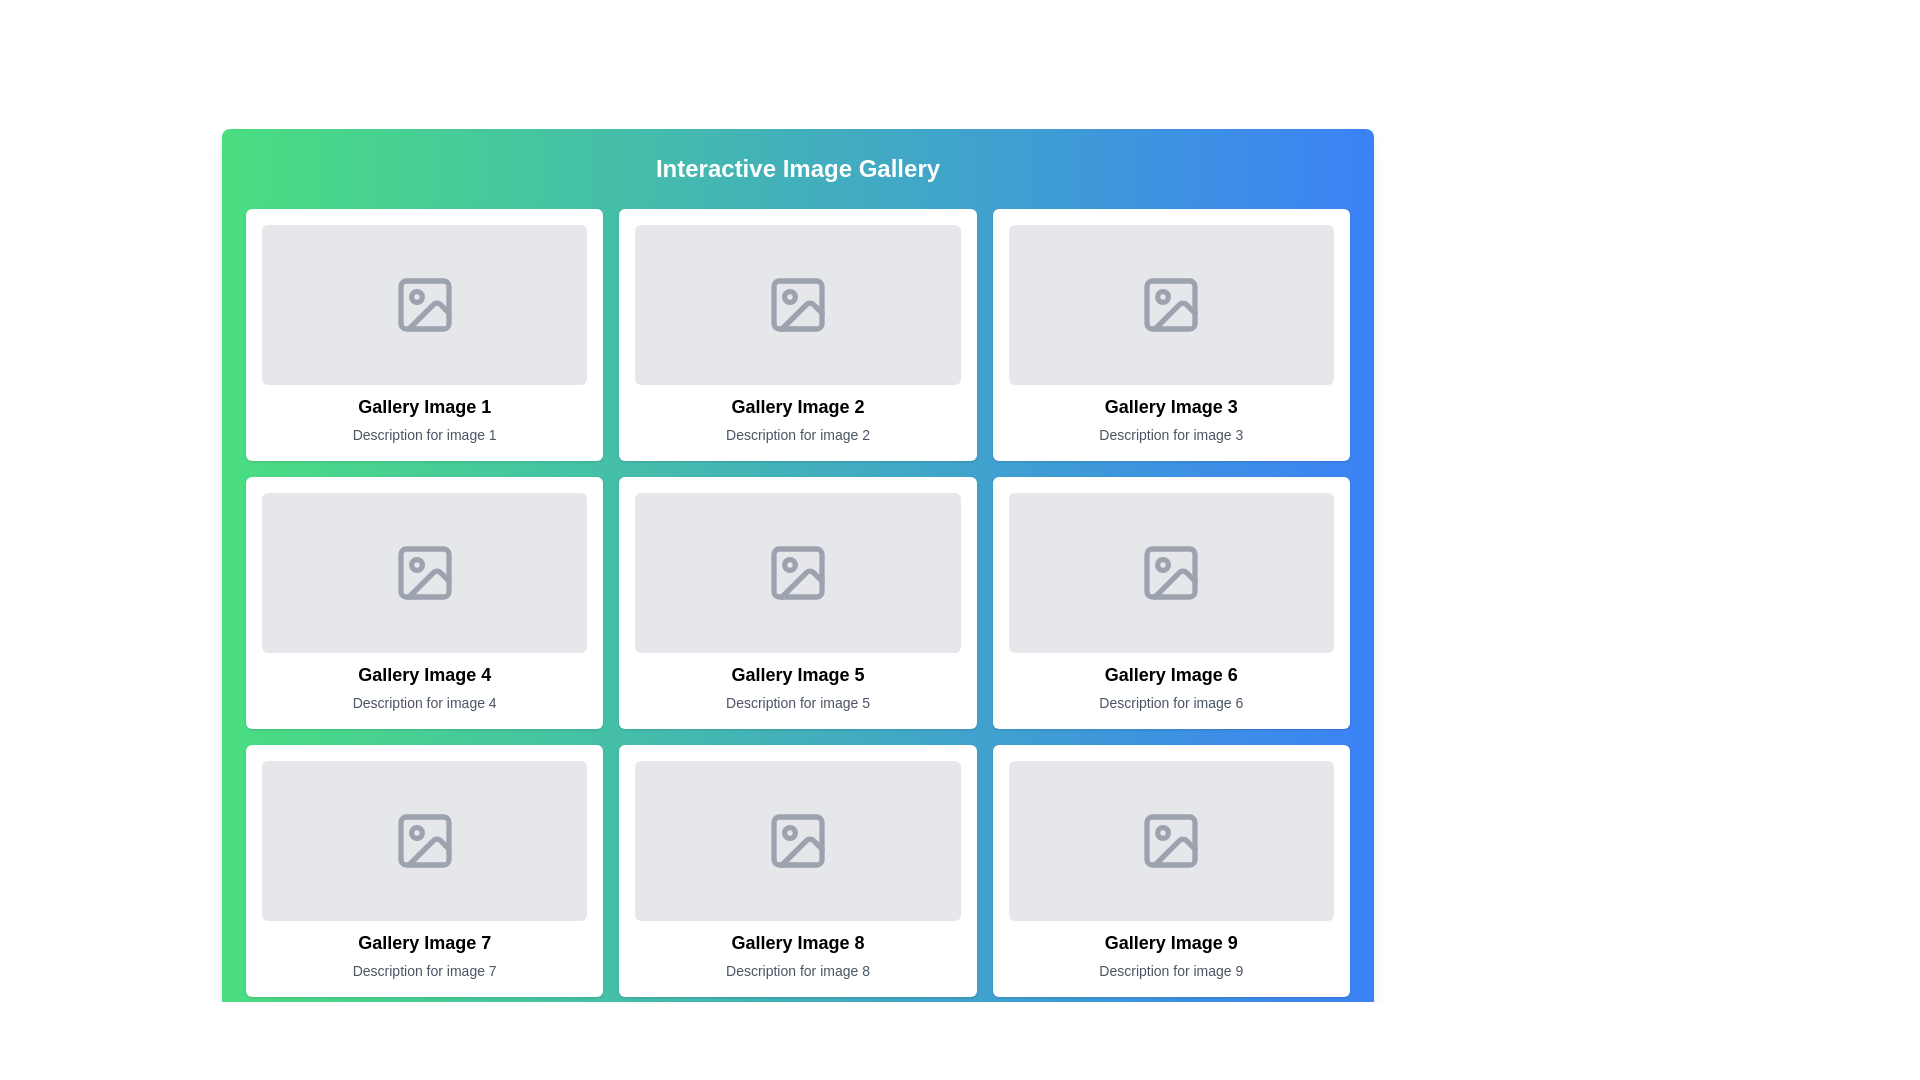  Describe the element at coordinates (423, 304) in the screenshot. I see `the gallery image icon located in the top-left corner of the grid, above the text 'Gallery Image 1'` at that location.